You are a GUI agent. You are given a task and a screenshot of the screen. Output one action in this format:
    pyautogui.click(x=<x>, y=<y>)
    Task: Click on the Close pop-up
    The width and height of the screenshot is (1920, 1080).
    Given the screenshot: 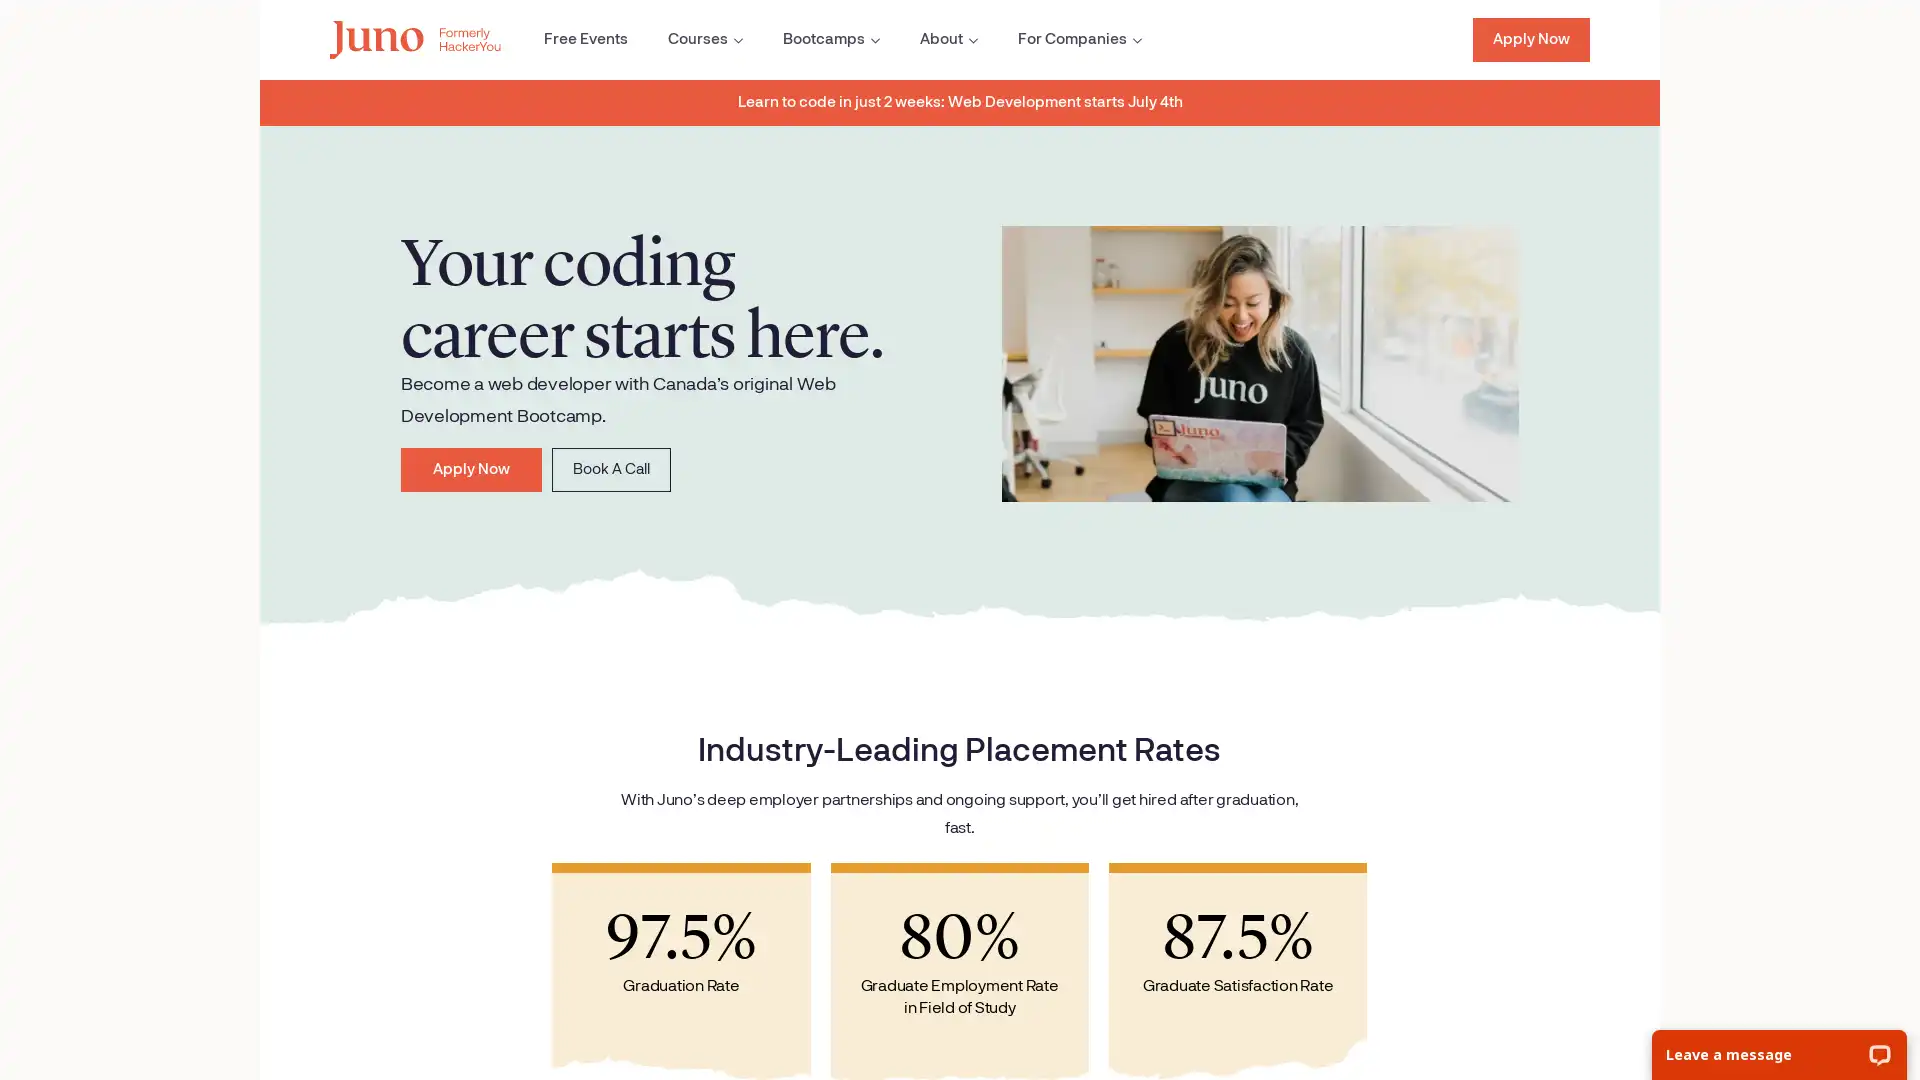 What is the action you would take?
    pyautogui.click(x=387, y=803)
    